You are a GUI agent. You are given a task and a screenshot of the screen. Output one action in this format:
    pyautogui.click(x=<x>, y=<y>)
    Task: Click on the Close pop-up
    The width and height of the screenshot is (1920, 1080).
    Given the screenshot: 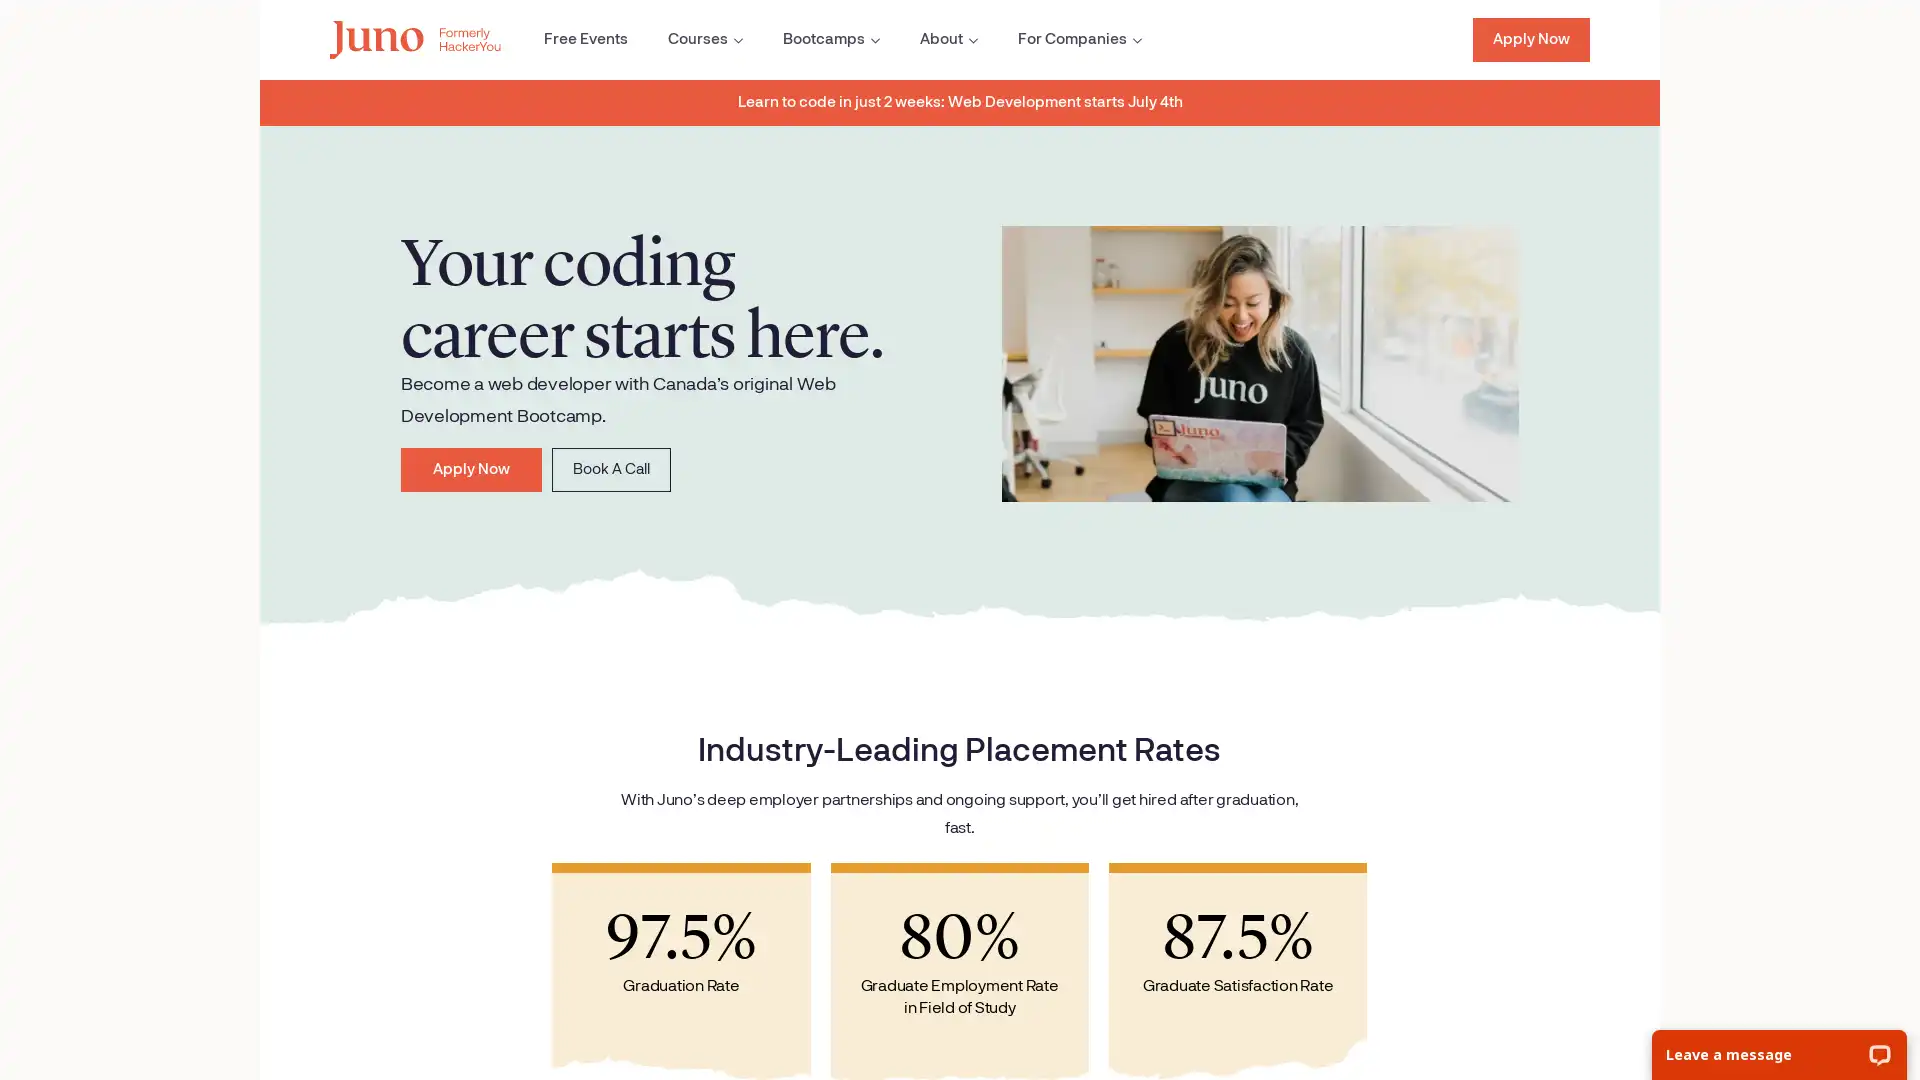 What is the action you would take?
    pyautogui.click(x=387, y=803)
    